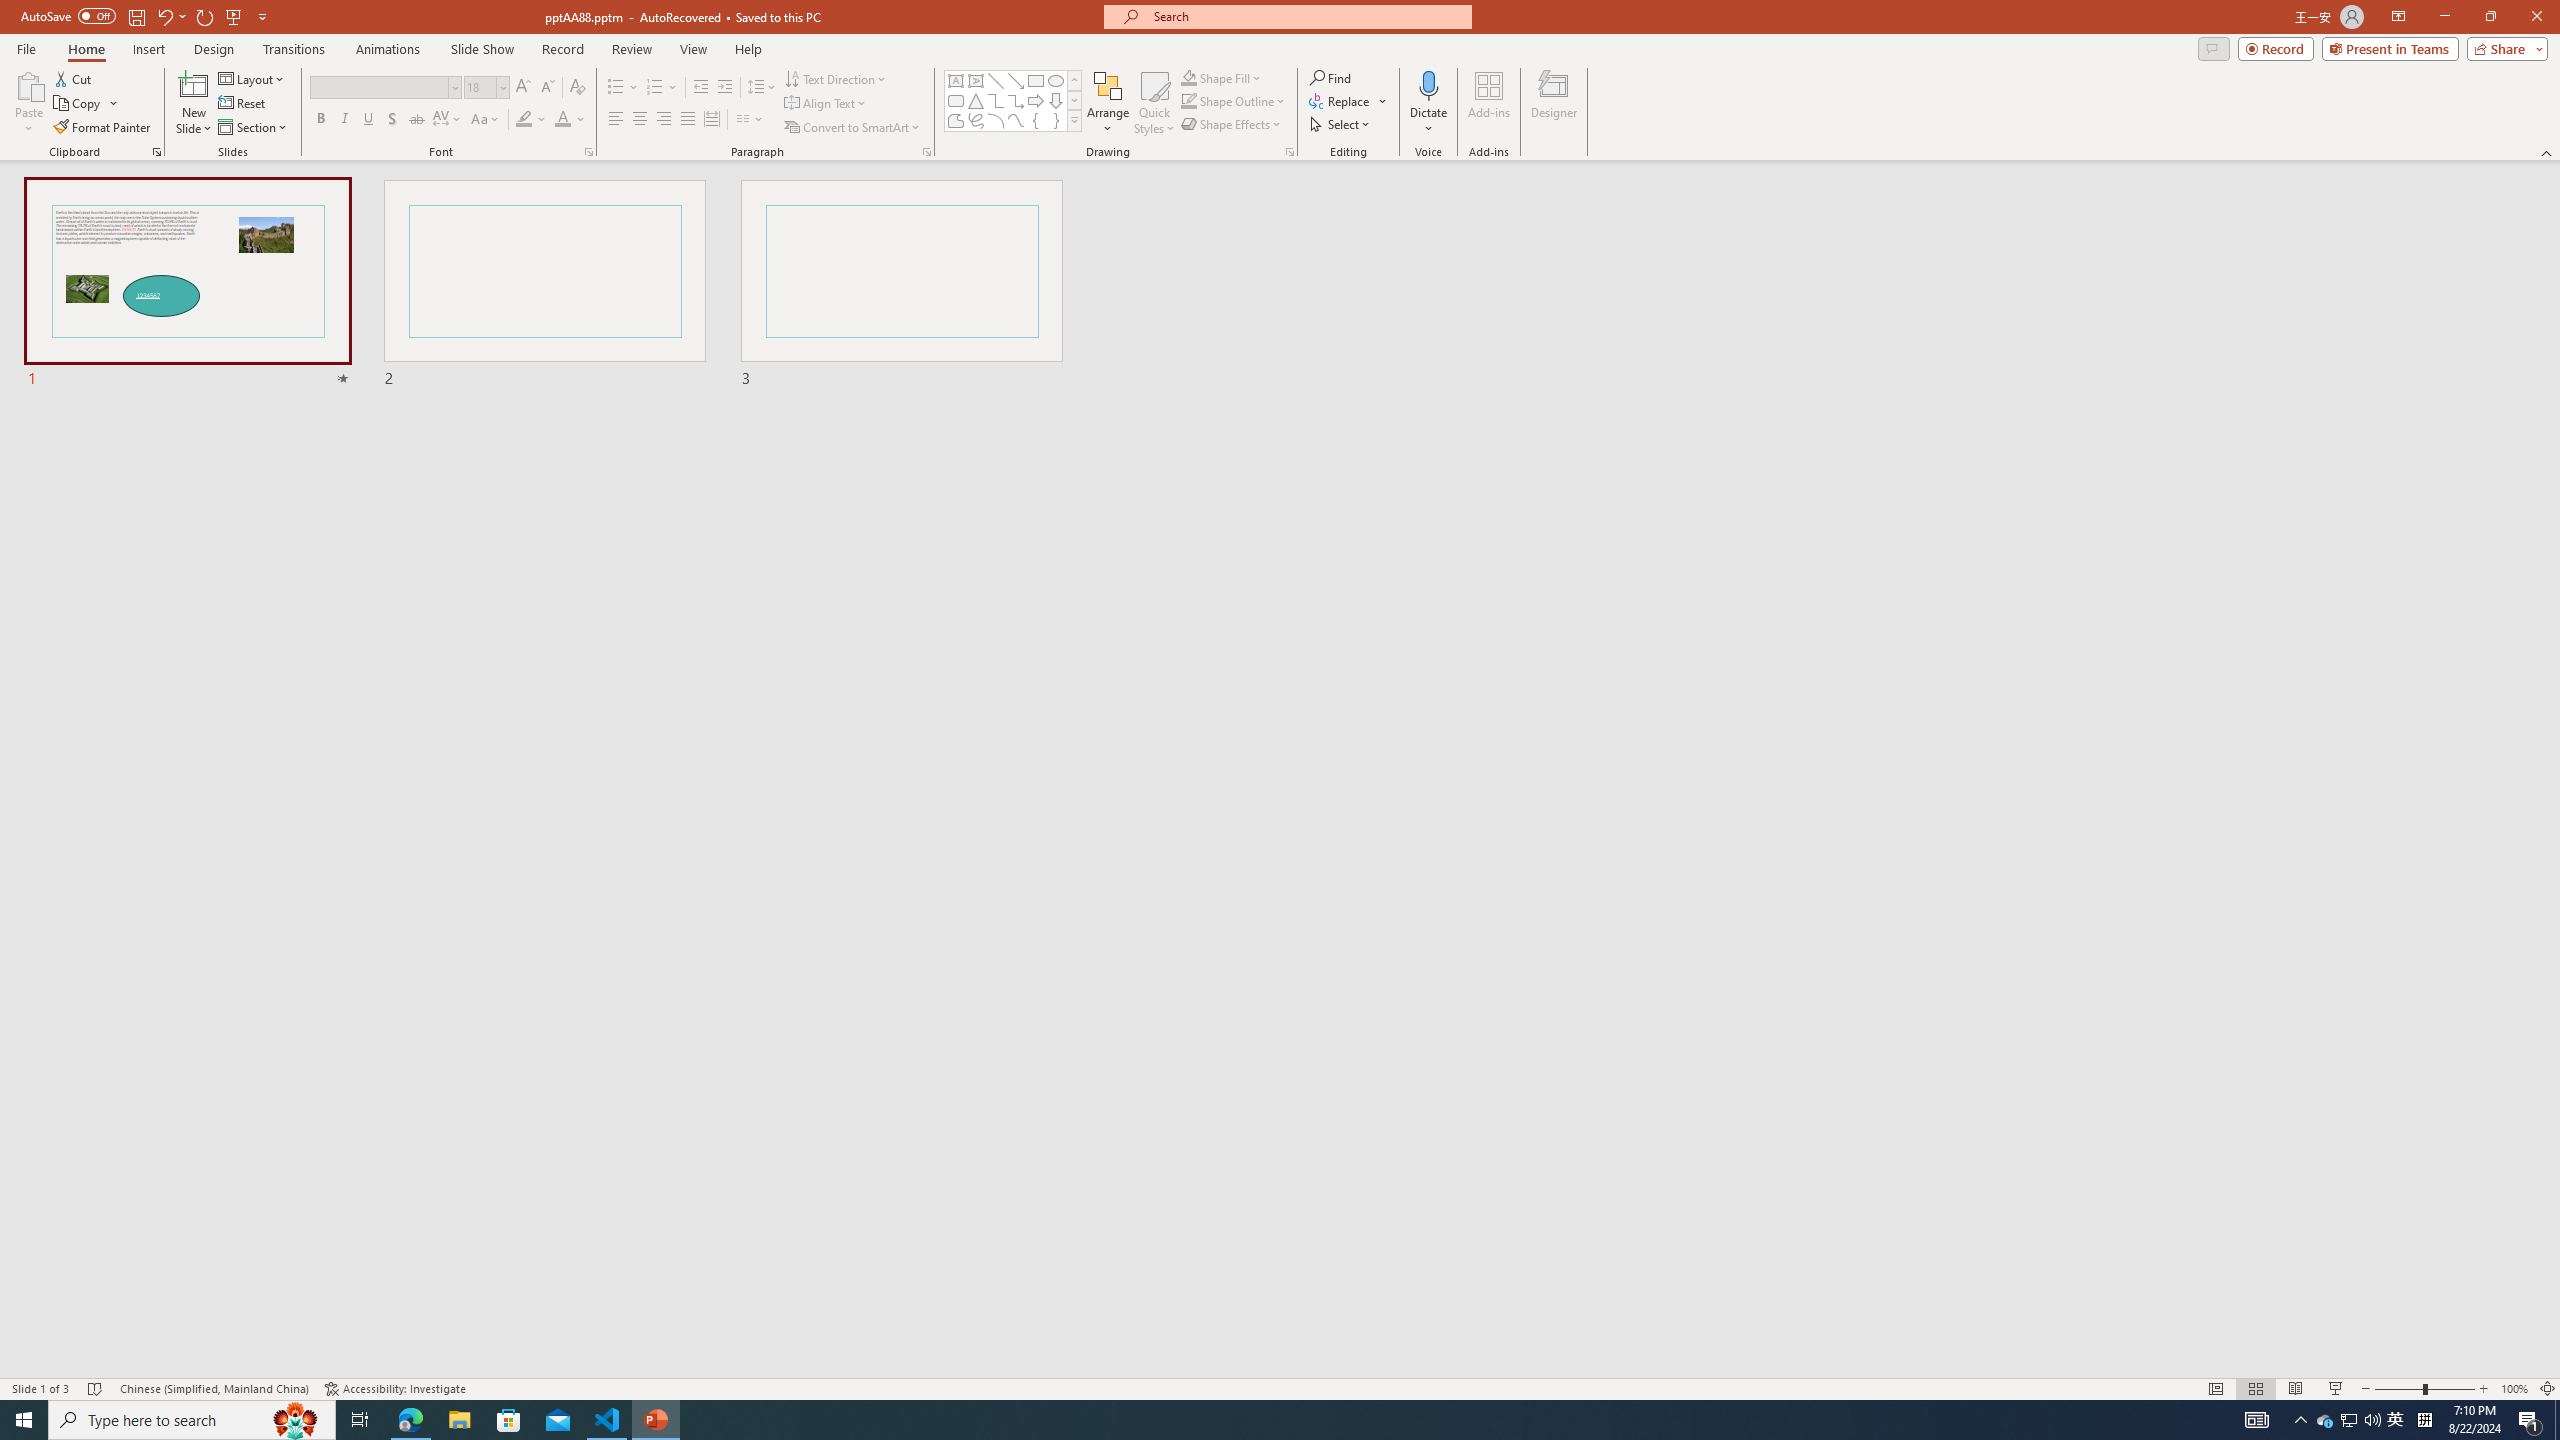 This screenshot has height=1440, width=2560. I want to click on 'Font...', so click(587, 150).